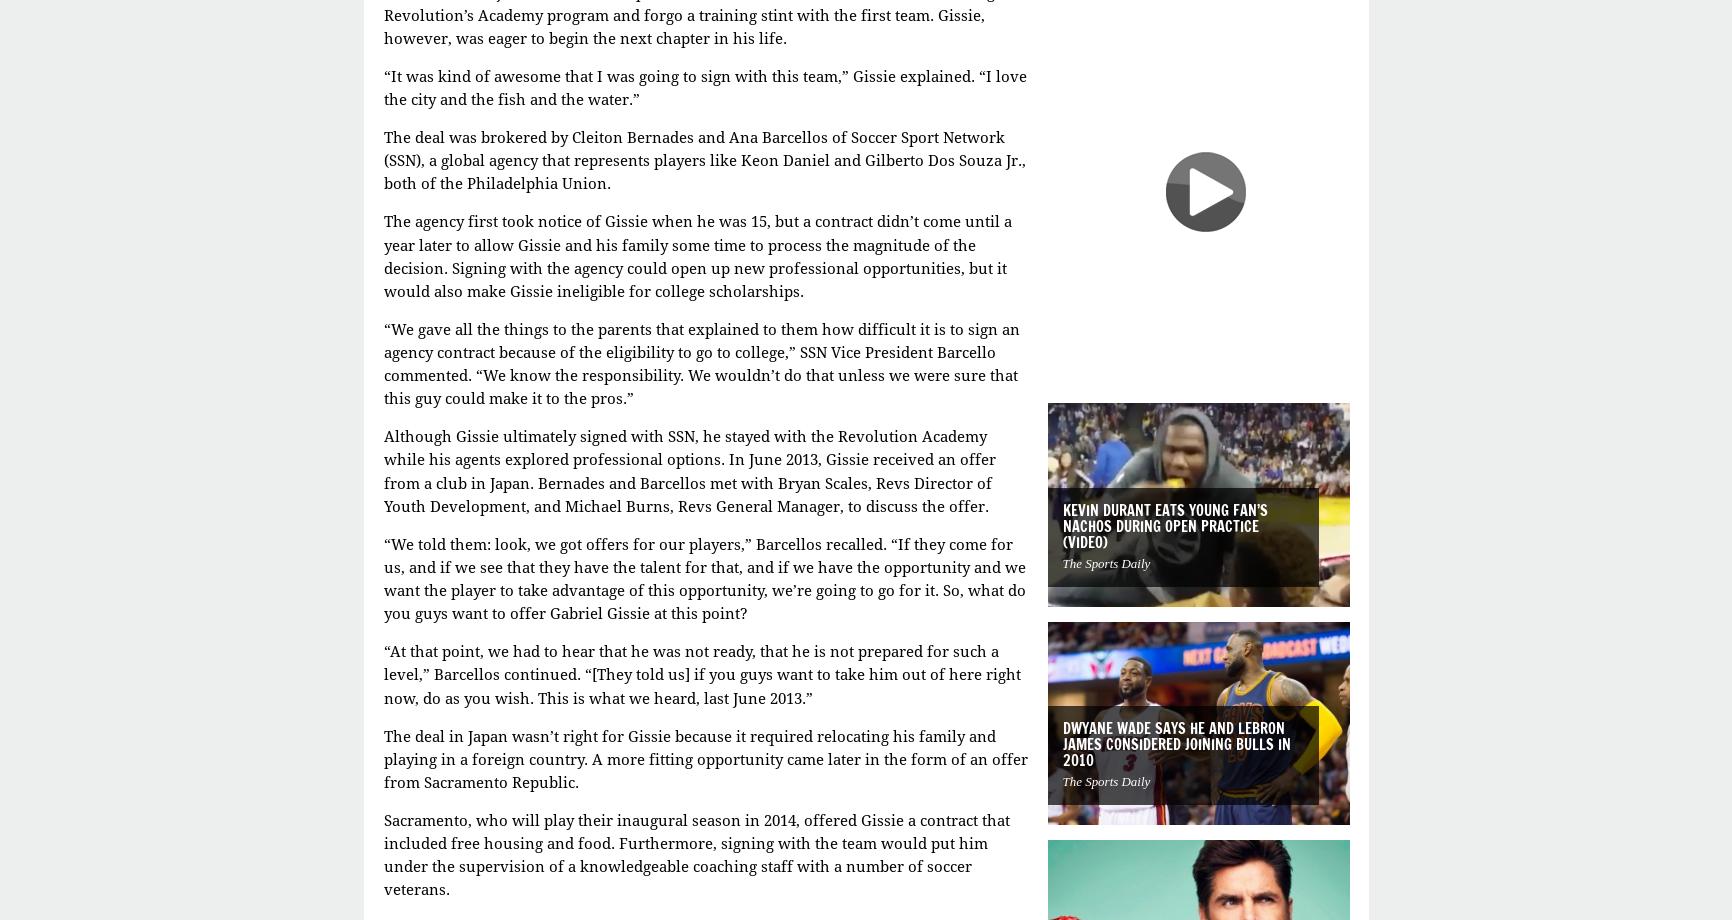  Describe the element at coordinates (703, 759) in the screenshot. I see `'The deal in Japan wasn’t right for Gissie because it required relocating his family and playing in a foreign country. A more fitting opportunity came later in the form of an offer from Sacramento Republic.'` at that location.